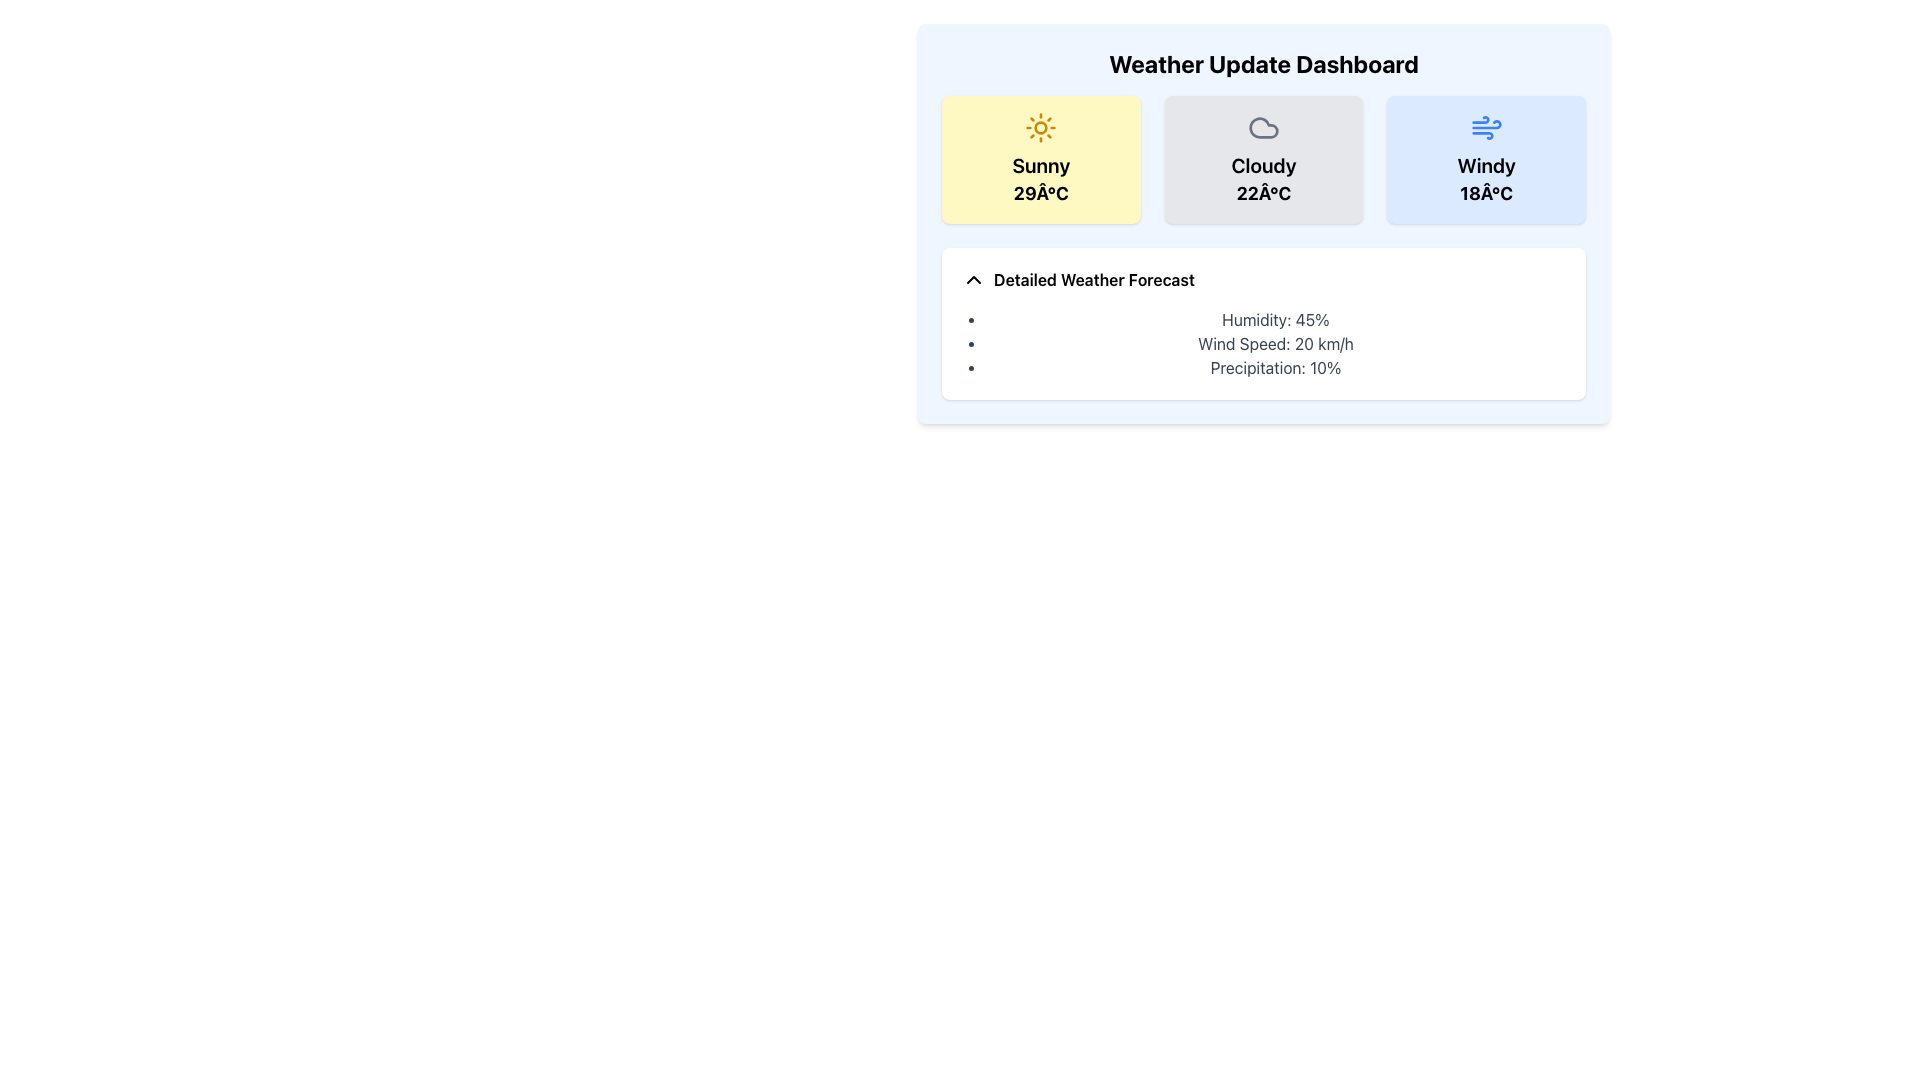 This screenshot has height=1080, width=1920. I want to click on the temperature display (18°C) text label located below the 'Windy' label in the third weather card of the 'Weather Update Dashboard', so click(1486, 193).